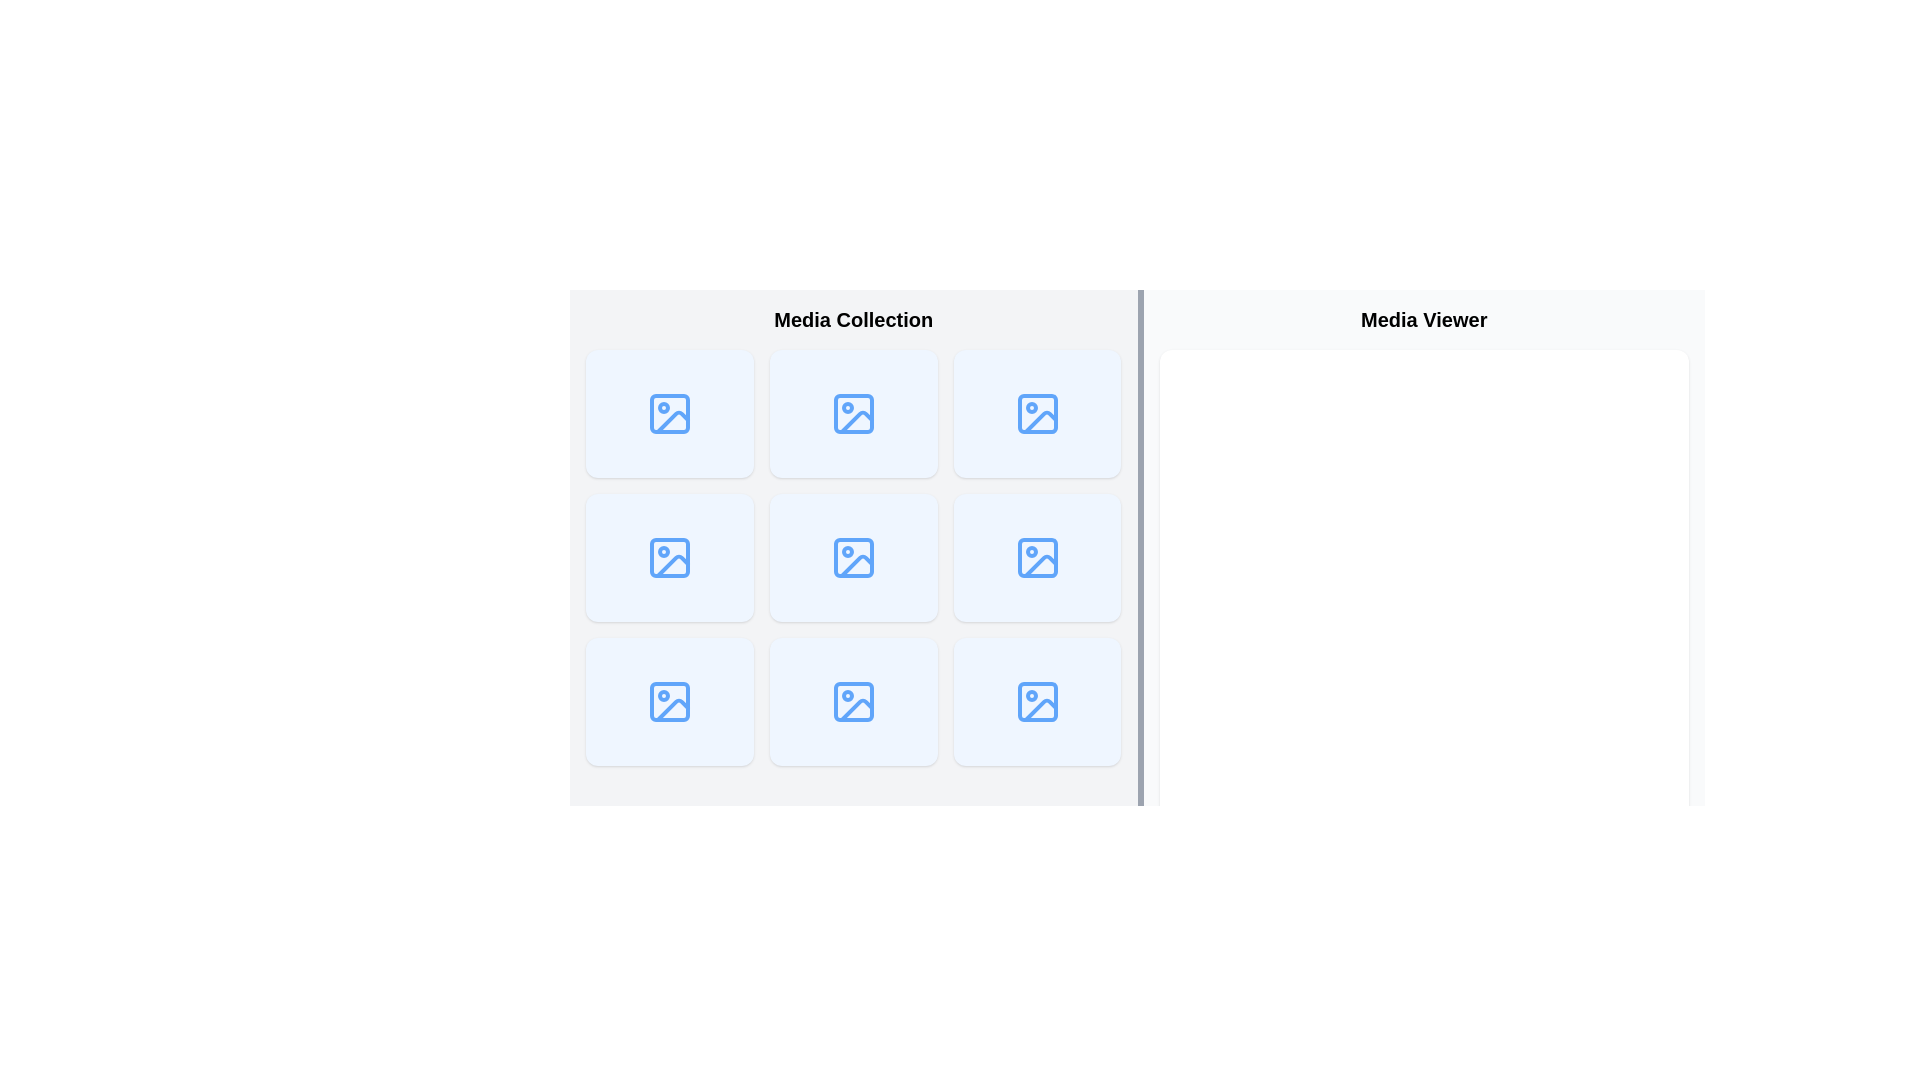 This screenshot has height=1080, width=1920. What do you see at coordinates (669, 701) in the screenshot?
I see `the Icon Part located in the bottom-left component of the grid in the 'Media Collection' section, which represents a specific state or property of the image thumbnail` at bounding box center [669, 701].